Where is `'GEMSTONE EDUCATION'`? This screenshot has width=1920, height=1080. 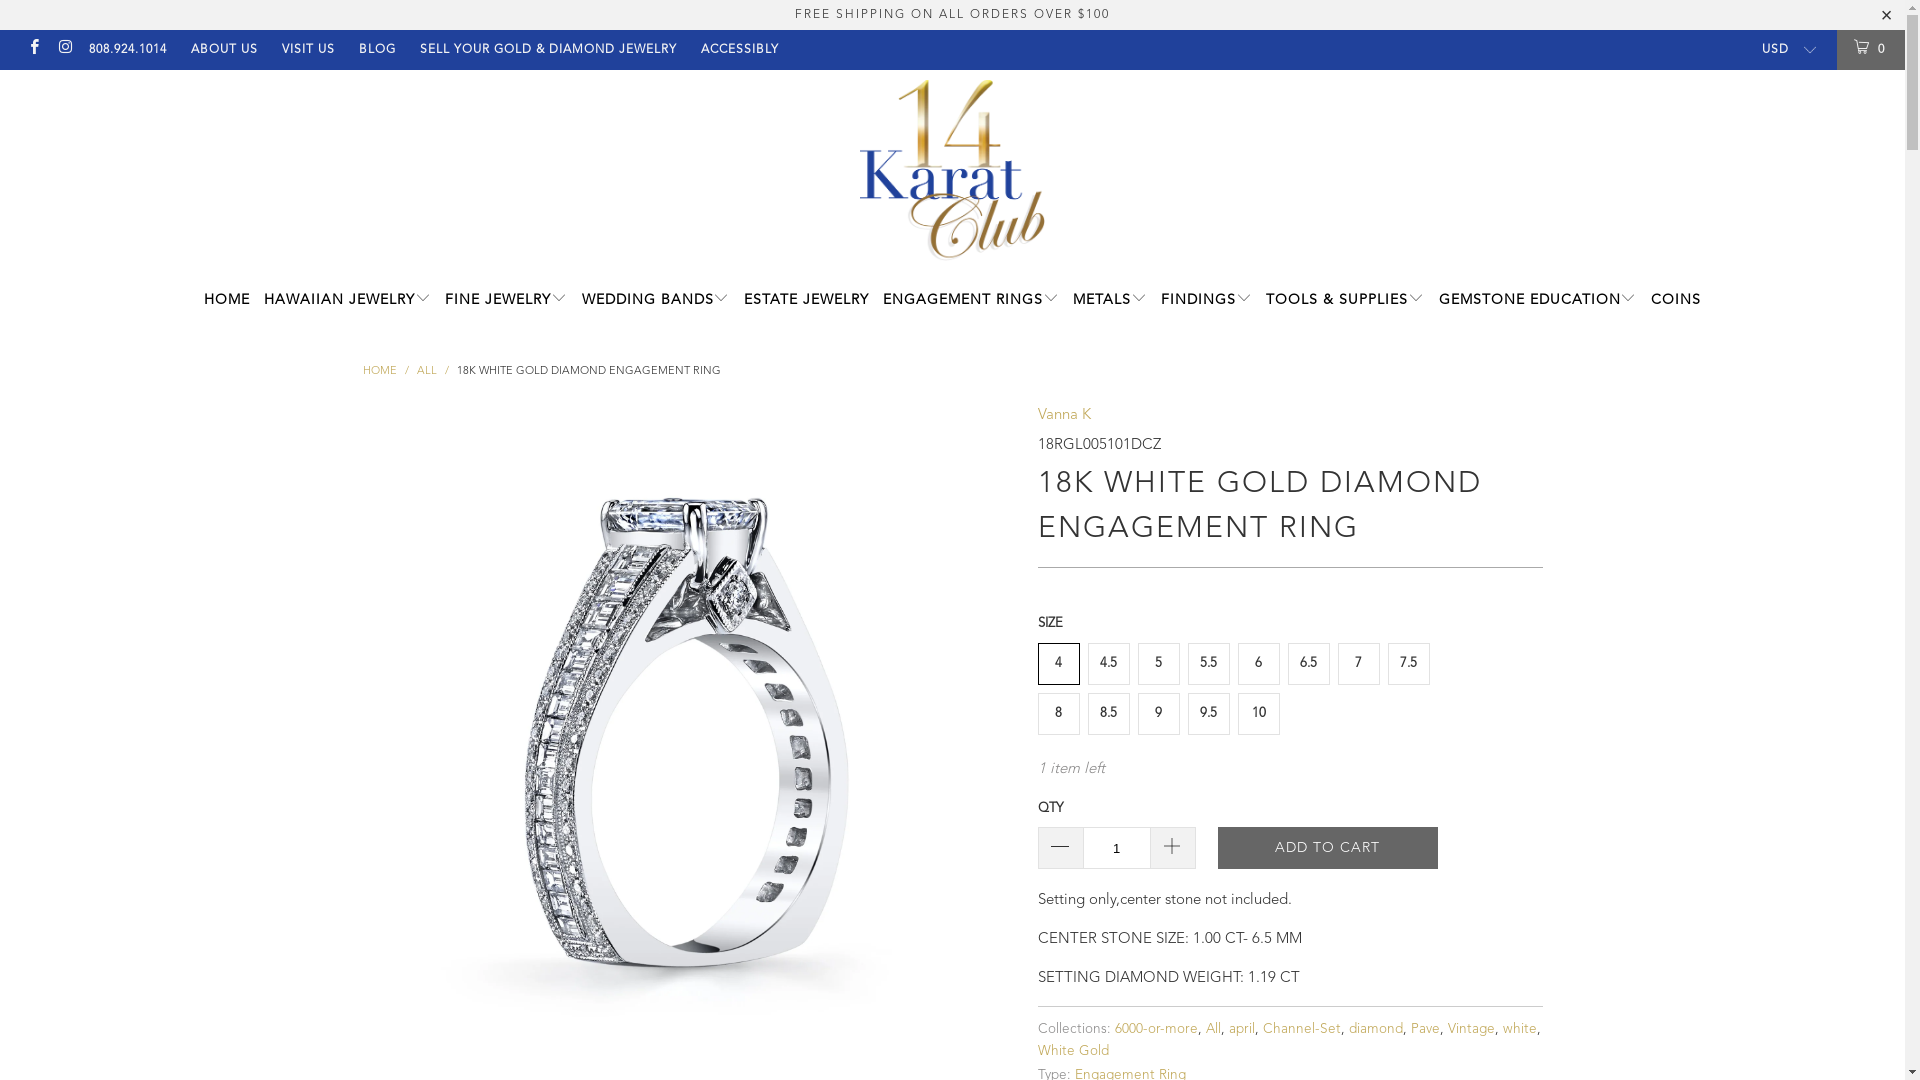 'GEMSTONE EDUCATION' is located at coordinates (1536, 300).